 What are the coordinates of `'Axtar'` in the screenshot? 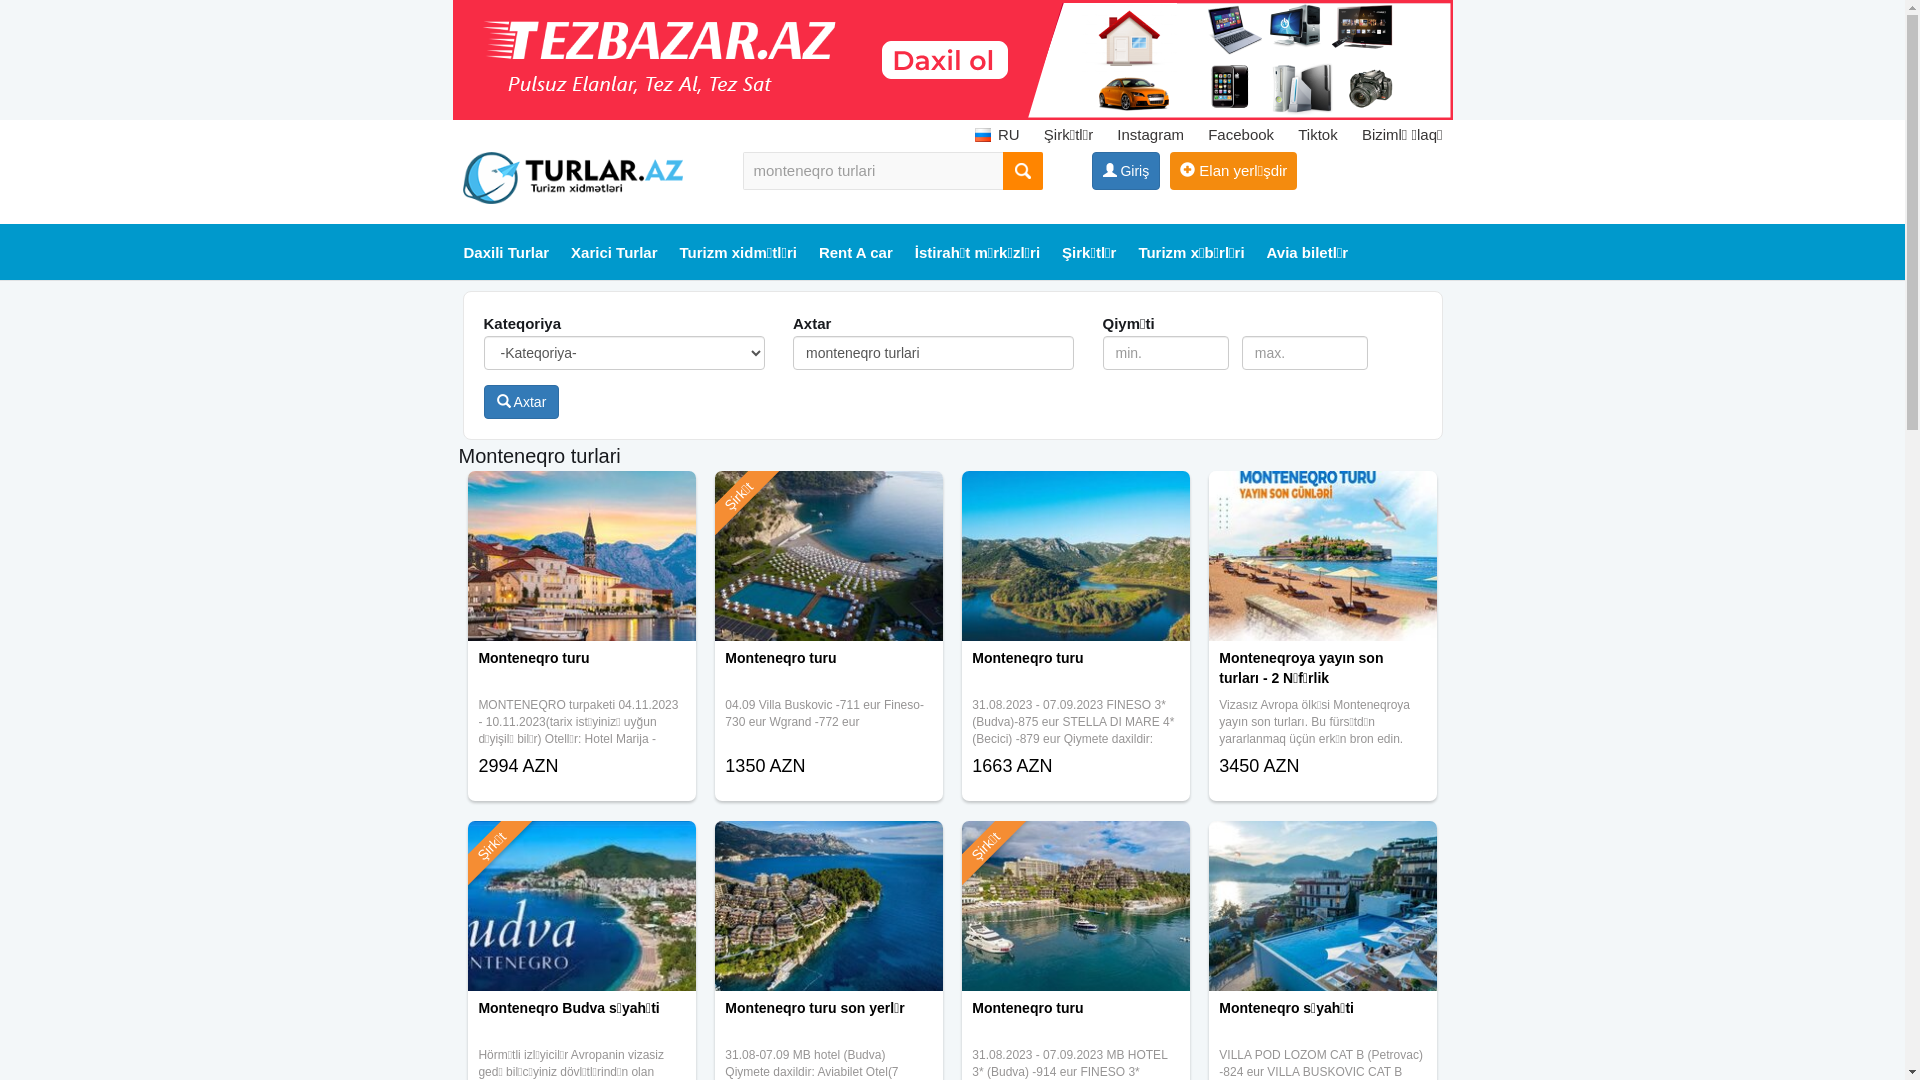 It's located at (522, 401).